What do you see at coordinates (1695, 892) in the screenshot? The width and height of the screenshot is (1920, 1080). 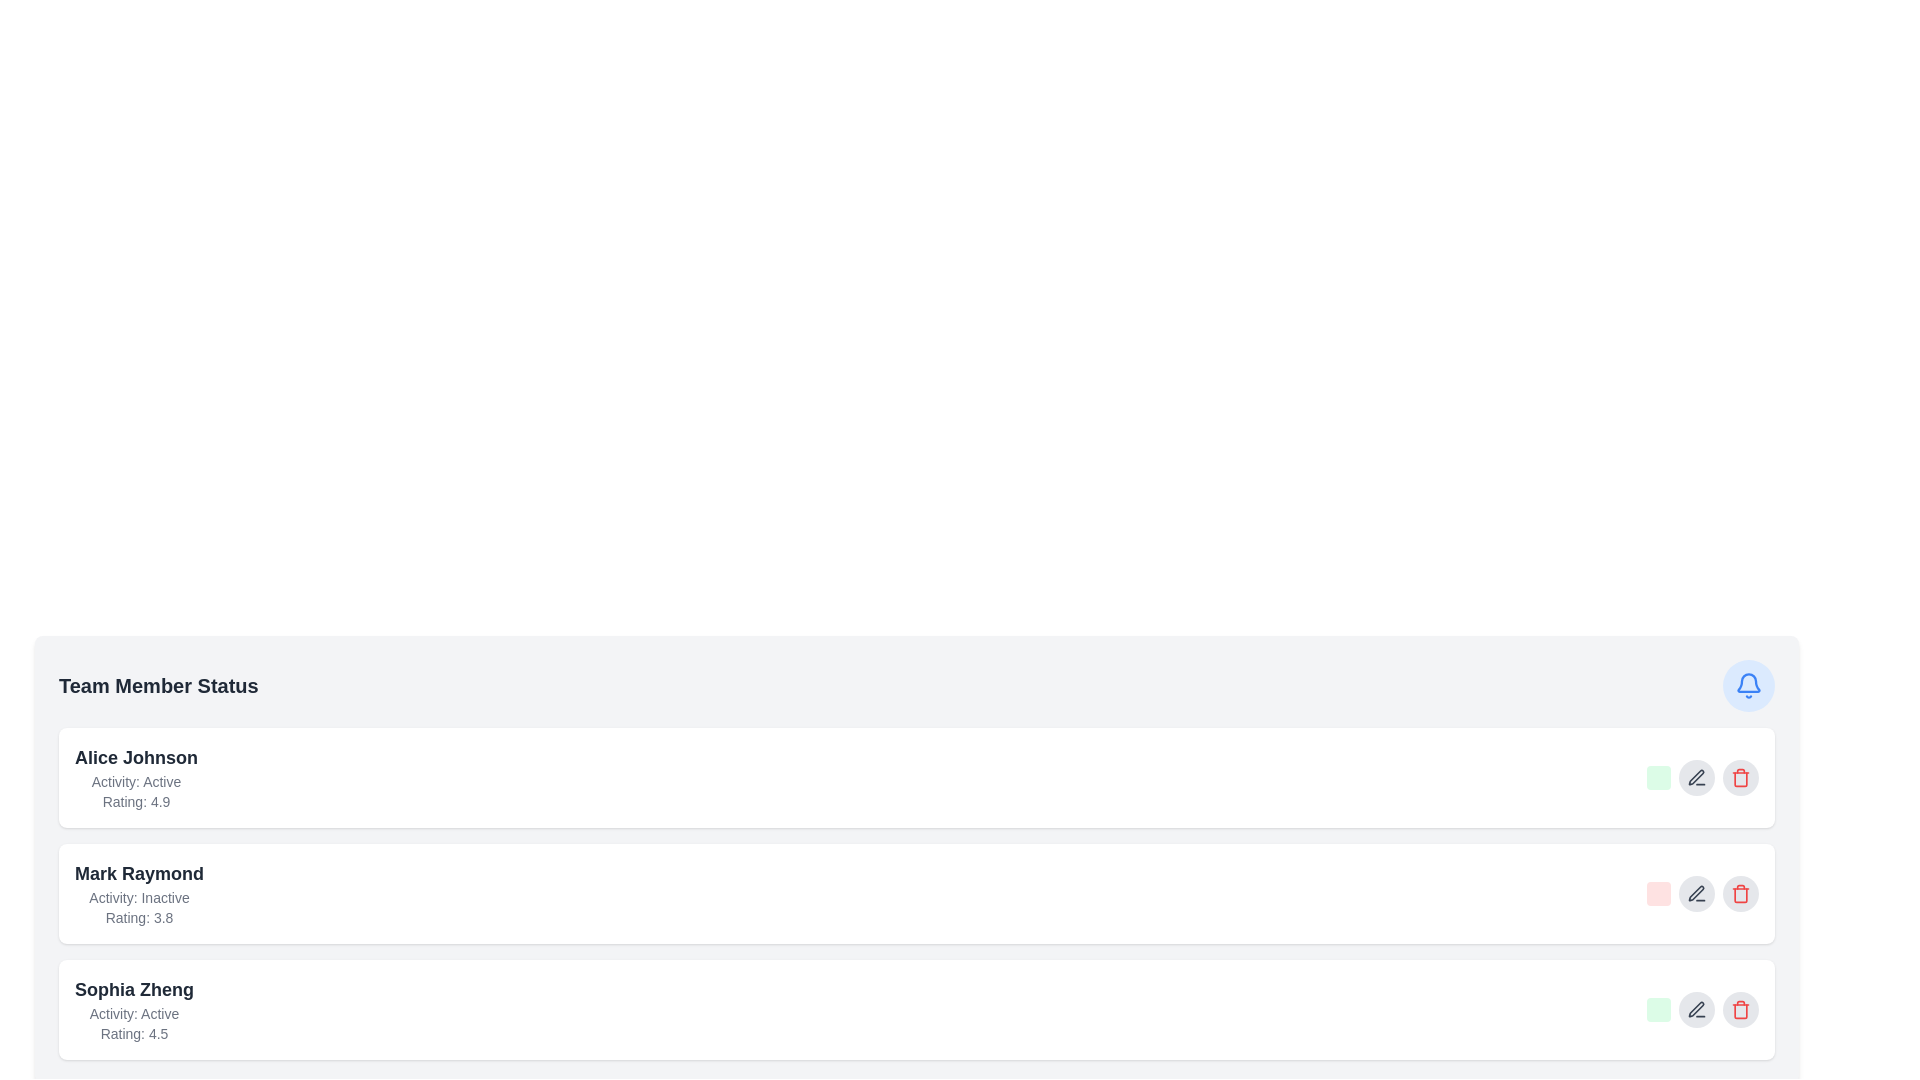 I see `the pen-shaped edit icon for the user entry of 'Mark Raymond' in the team membership list` at bounding box center [1695, 892].